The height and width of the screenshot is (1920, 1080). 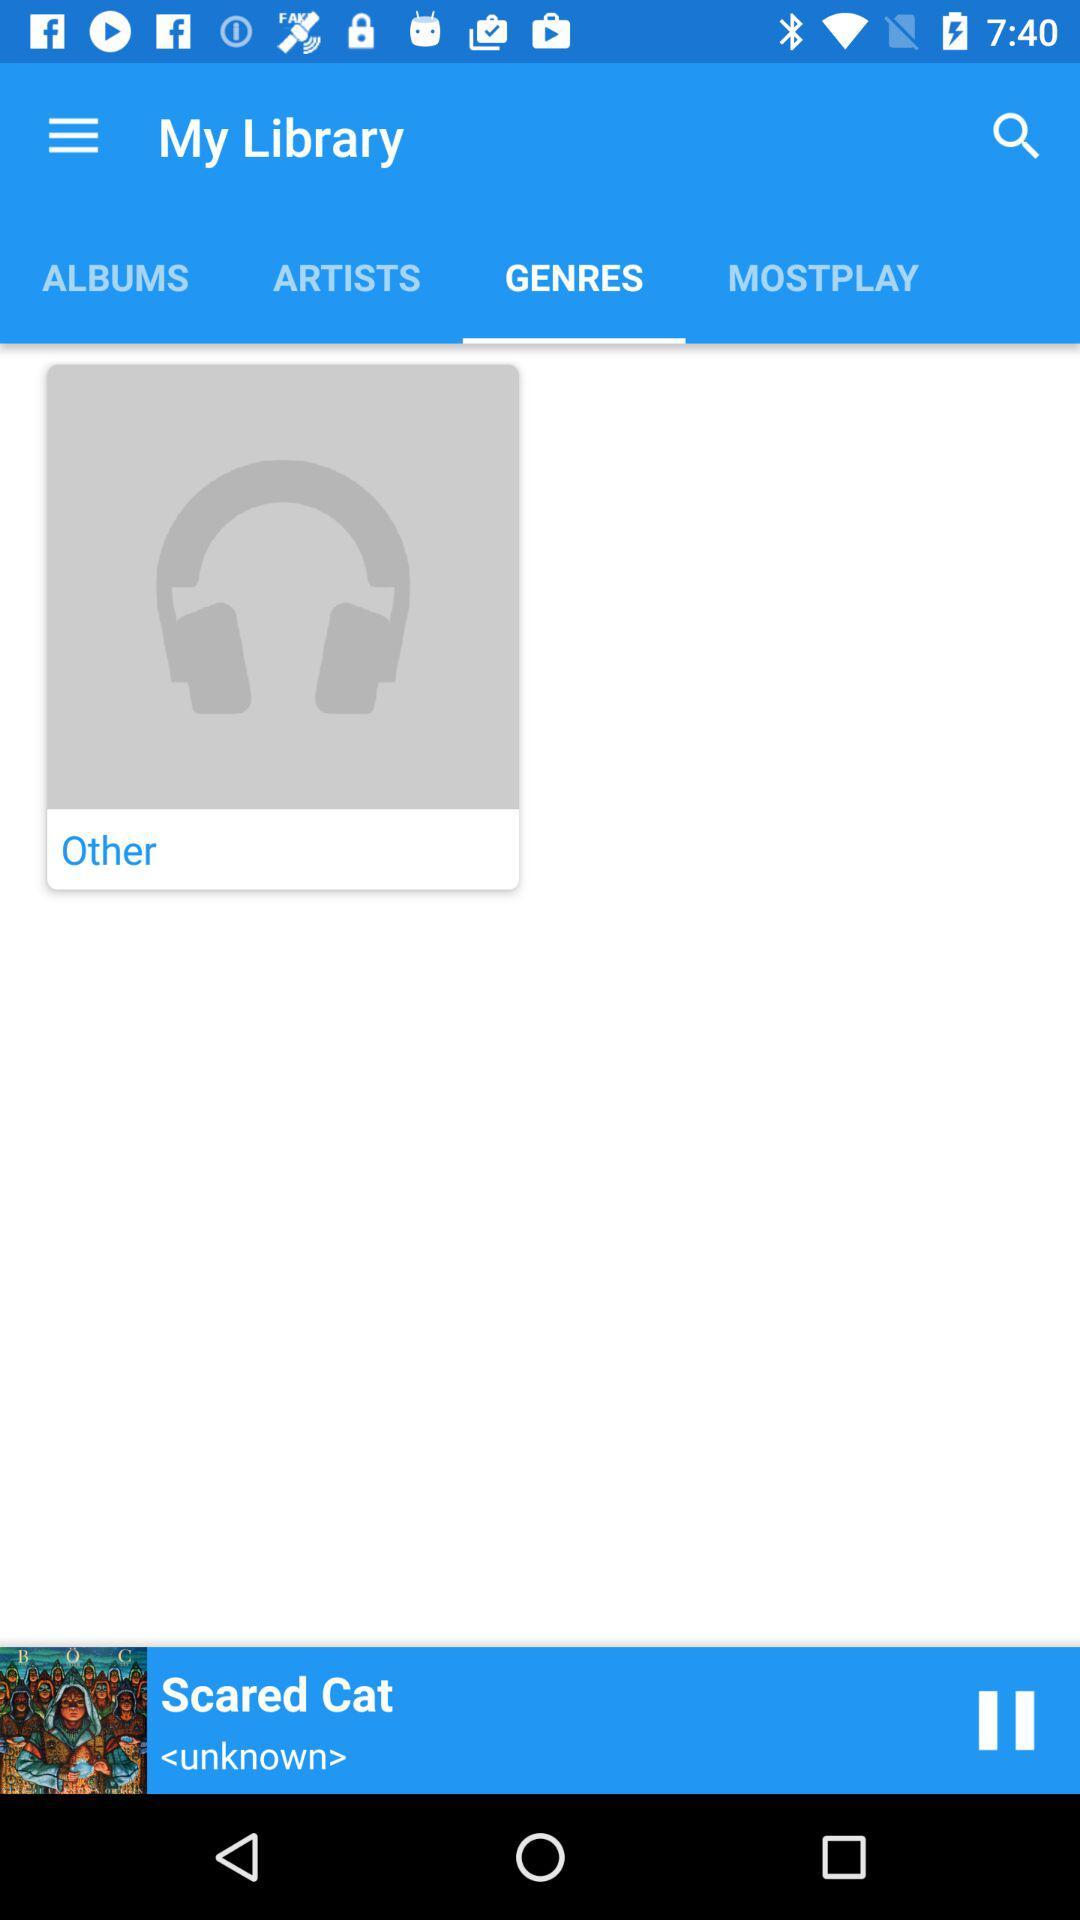 What do you see at coordinates (1017, 135) in the screenshot?
I see `item next to genres app` at bounding box center [1017, 135].